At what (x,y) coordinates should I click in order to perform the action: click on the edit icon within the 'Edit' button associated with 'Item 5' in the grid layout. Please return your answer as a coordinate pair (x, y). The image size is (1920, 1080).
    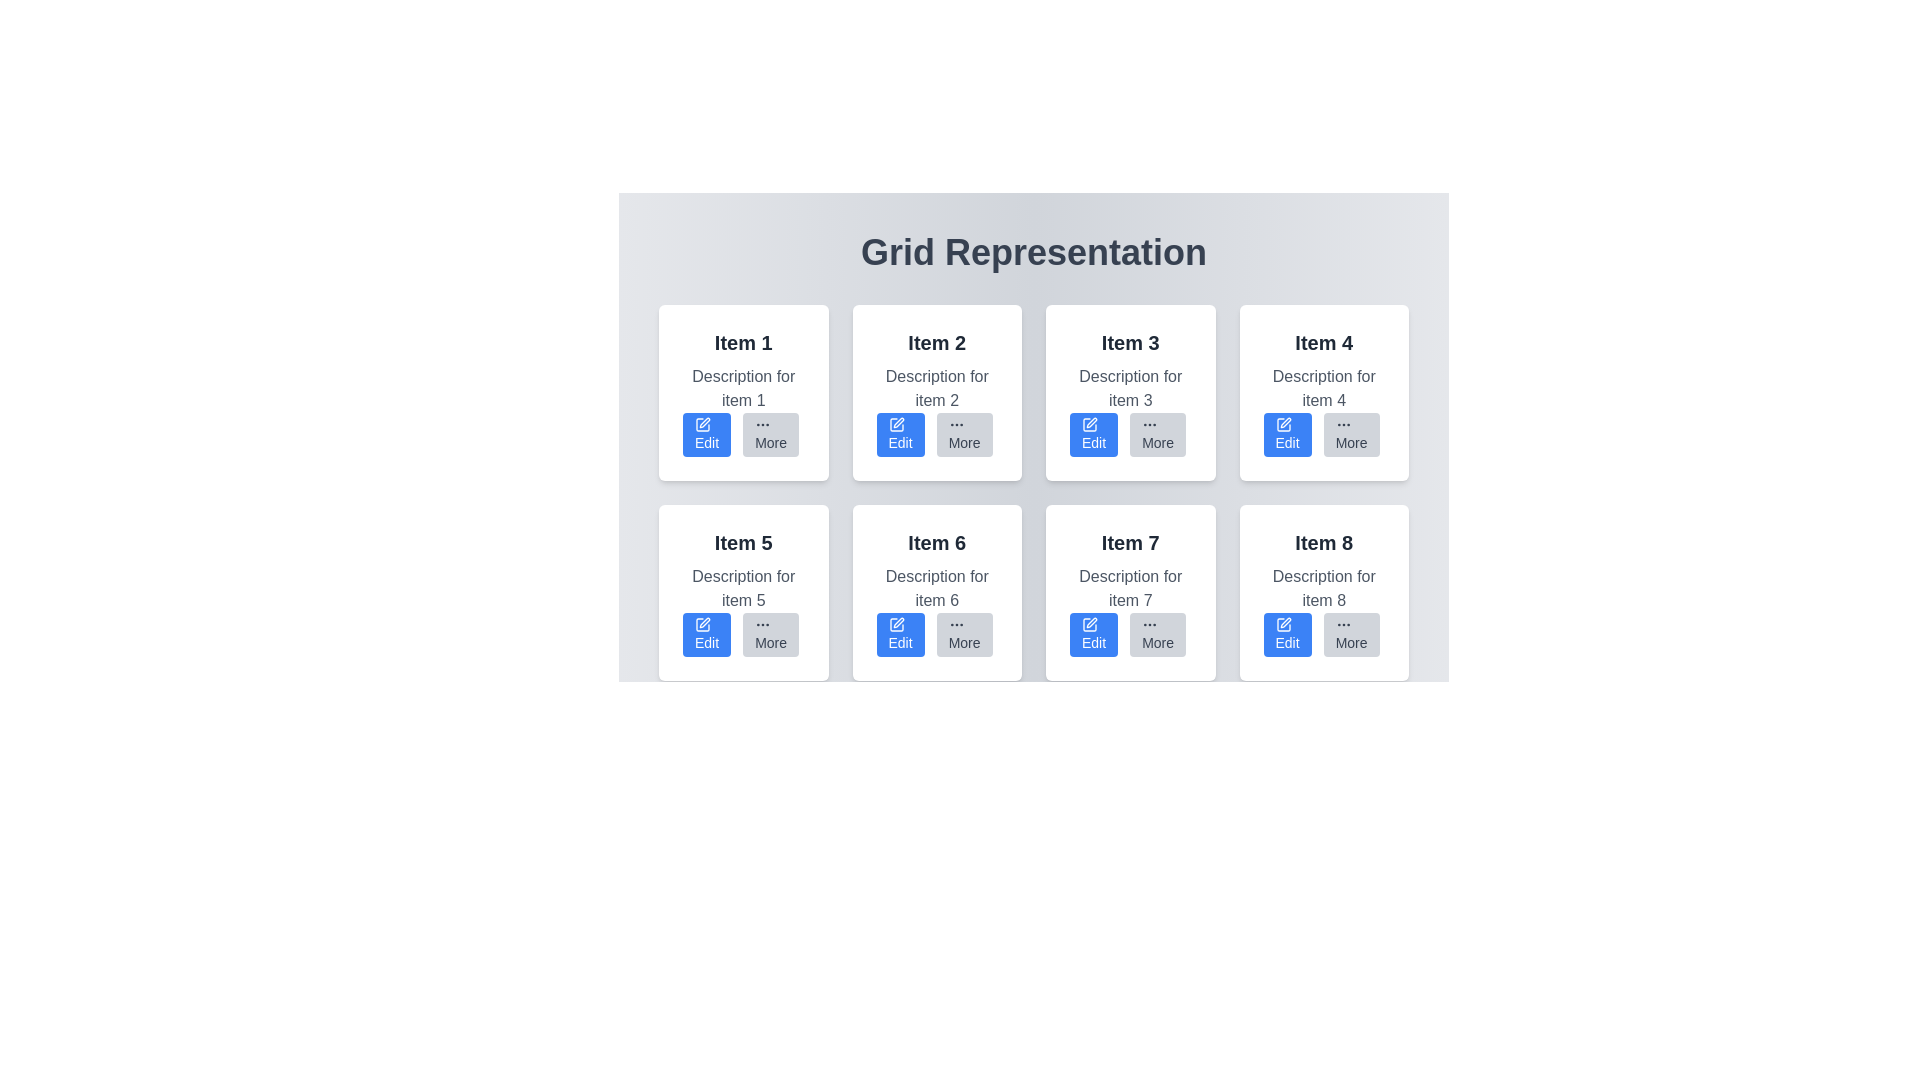
    Looking at the image, I should click on (705, 622).